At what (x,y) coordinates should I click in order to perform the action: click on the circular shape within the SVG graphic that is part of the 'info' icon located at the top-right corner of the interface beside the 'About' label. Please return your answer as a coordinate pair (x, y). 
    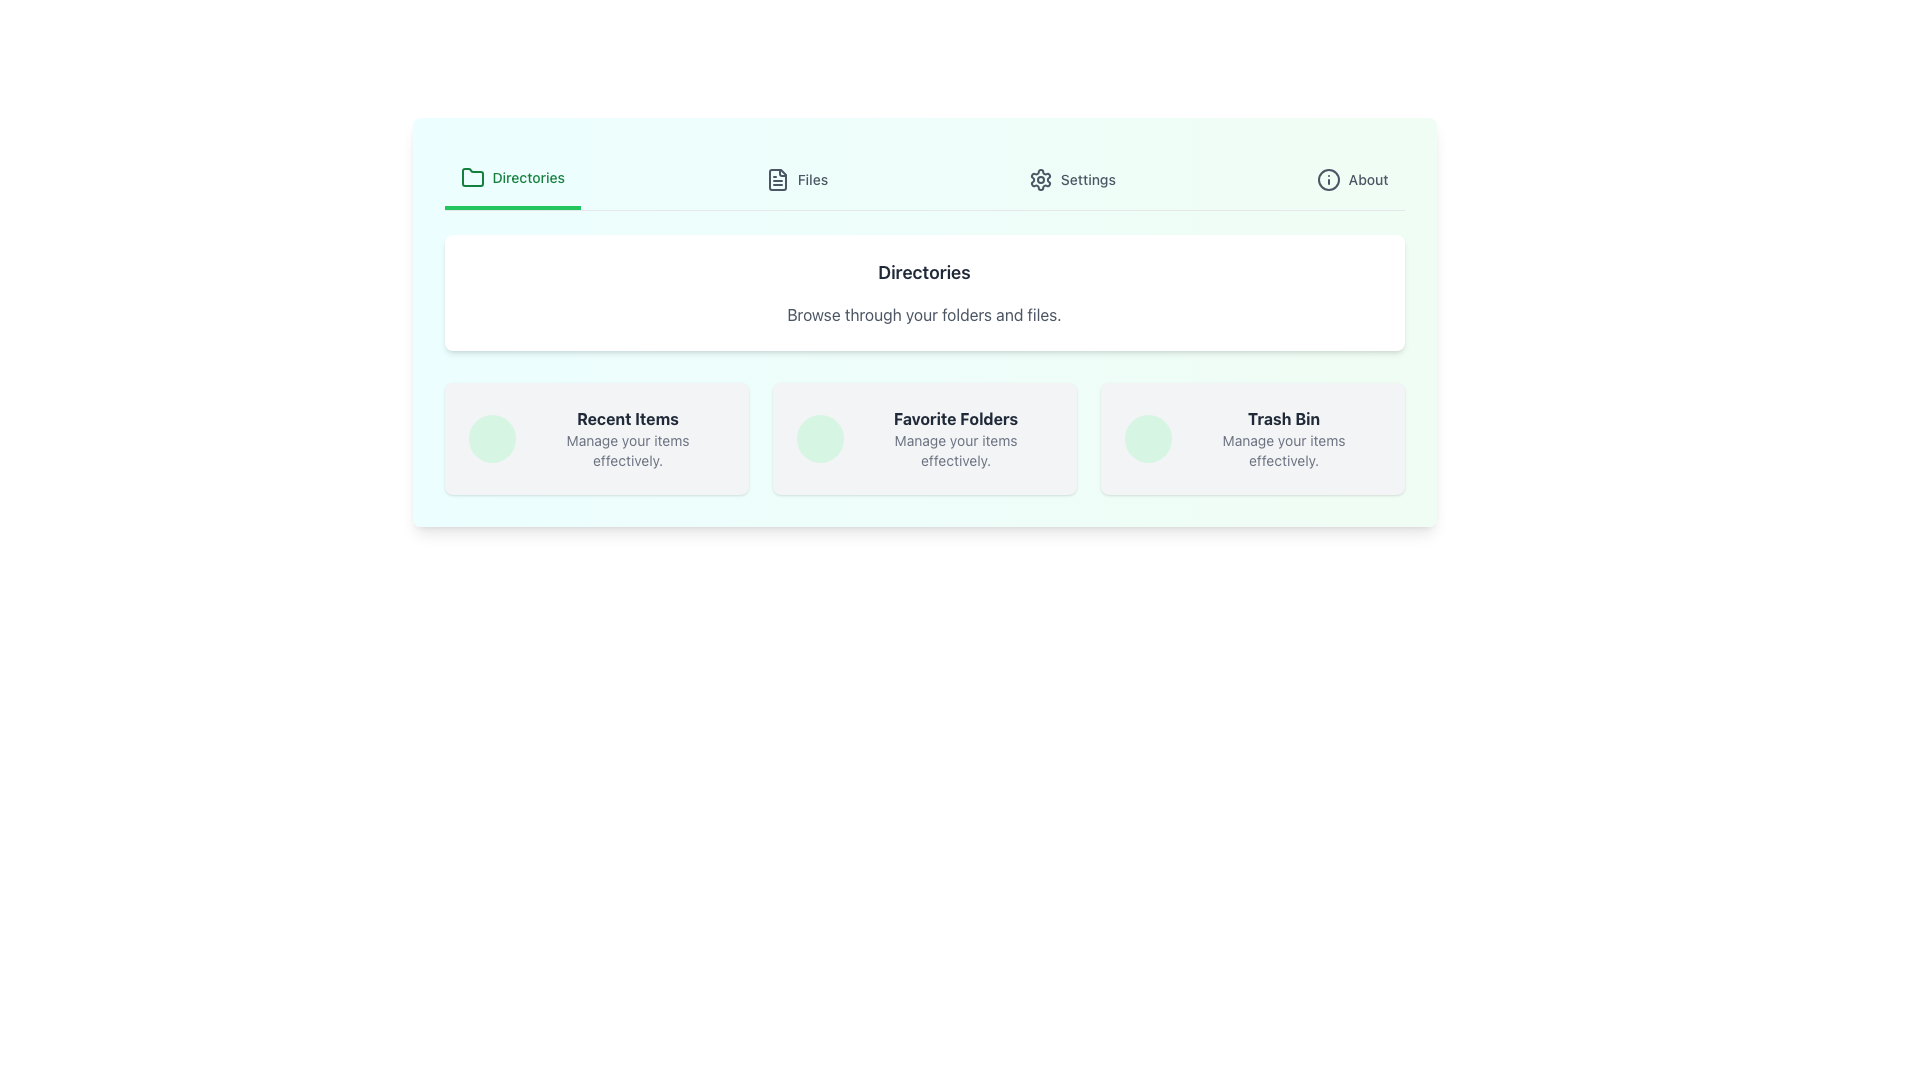
    Looking at the image, I should click on (1328, 180).